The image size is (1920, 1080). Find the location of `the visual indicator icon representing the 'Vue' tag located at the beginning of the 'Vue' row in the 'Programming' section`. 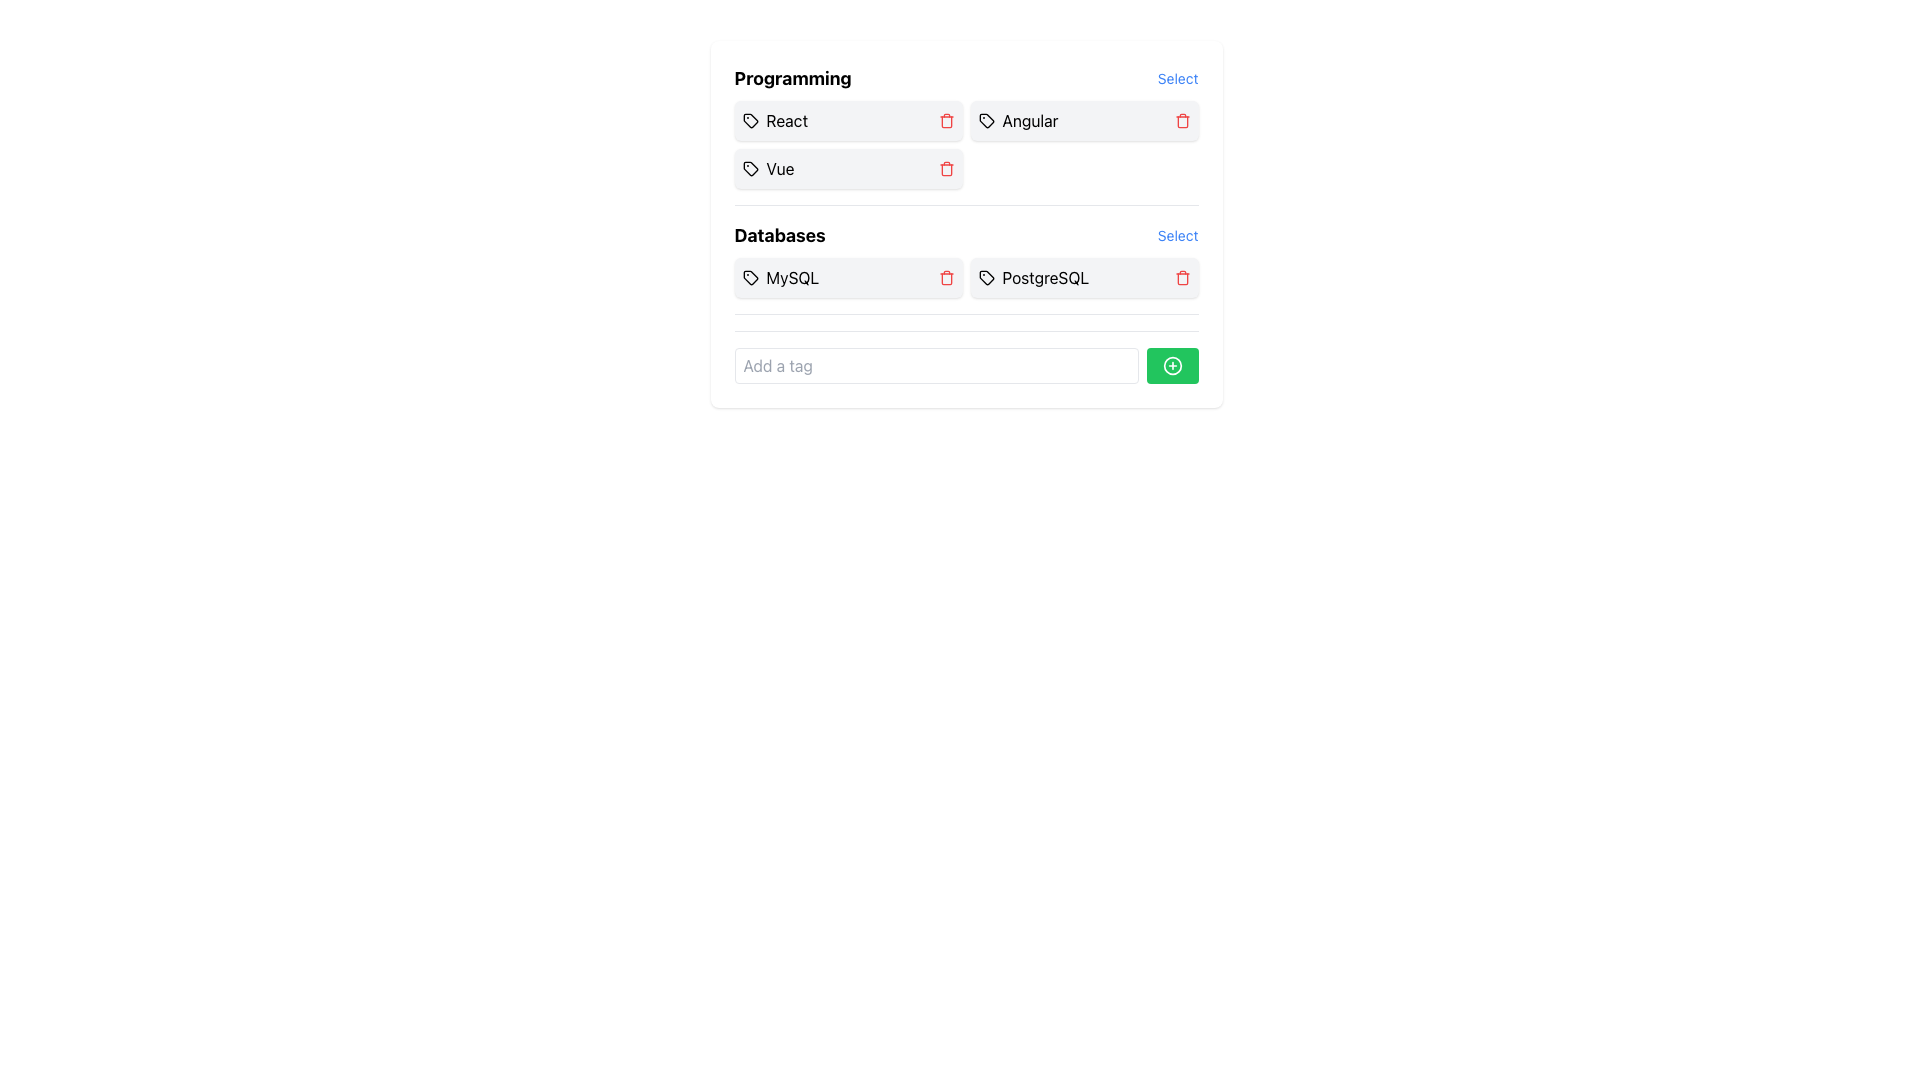

the visual indicator icon representing the 'Vue' tag located at the beginning of the 'Vue' row in the 'Programming' section is located at coordinates (749, 168).